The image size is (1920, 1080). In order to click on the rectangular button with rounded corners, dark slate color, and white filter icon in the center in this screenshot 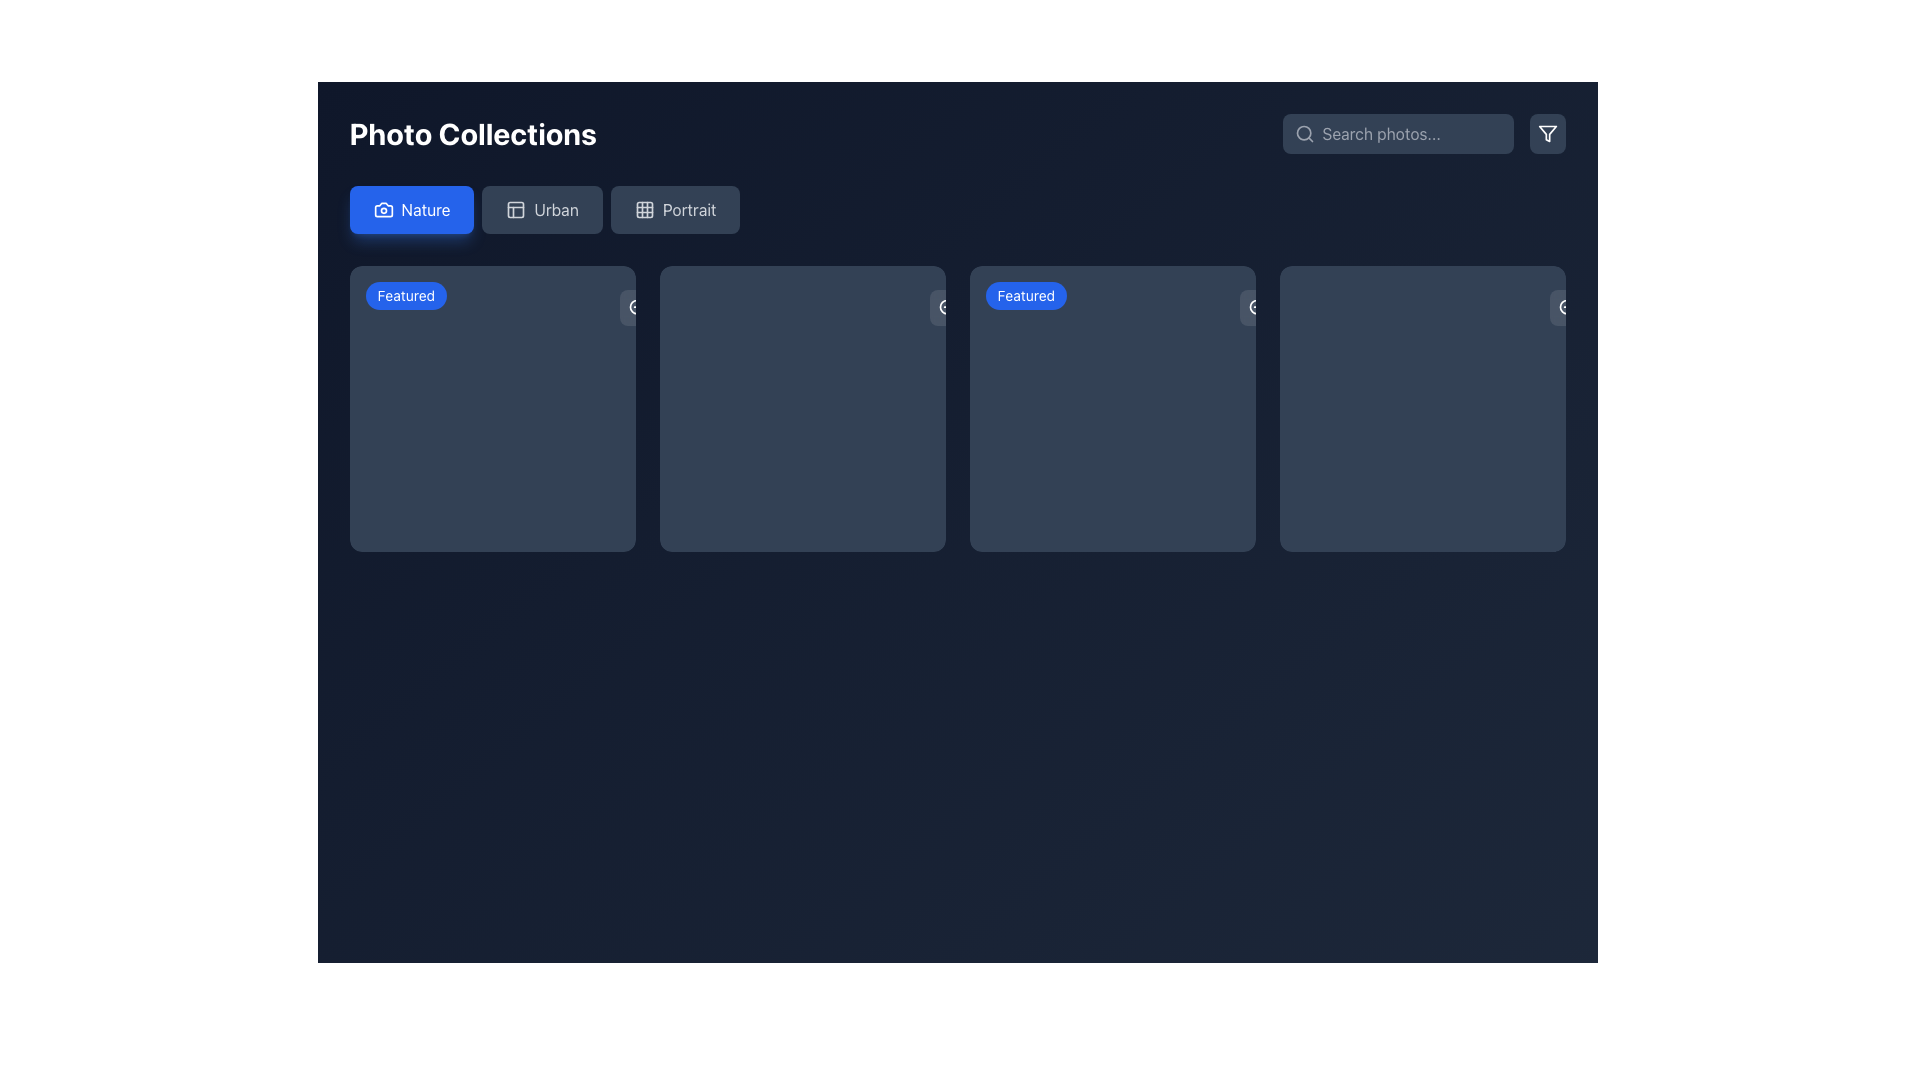, I will do `click(1546, 134)`.